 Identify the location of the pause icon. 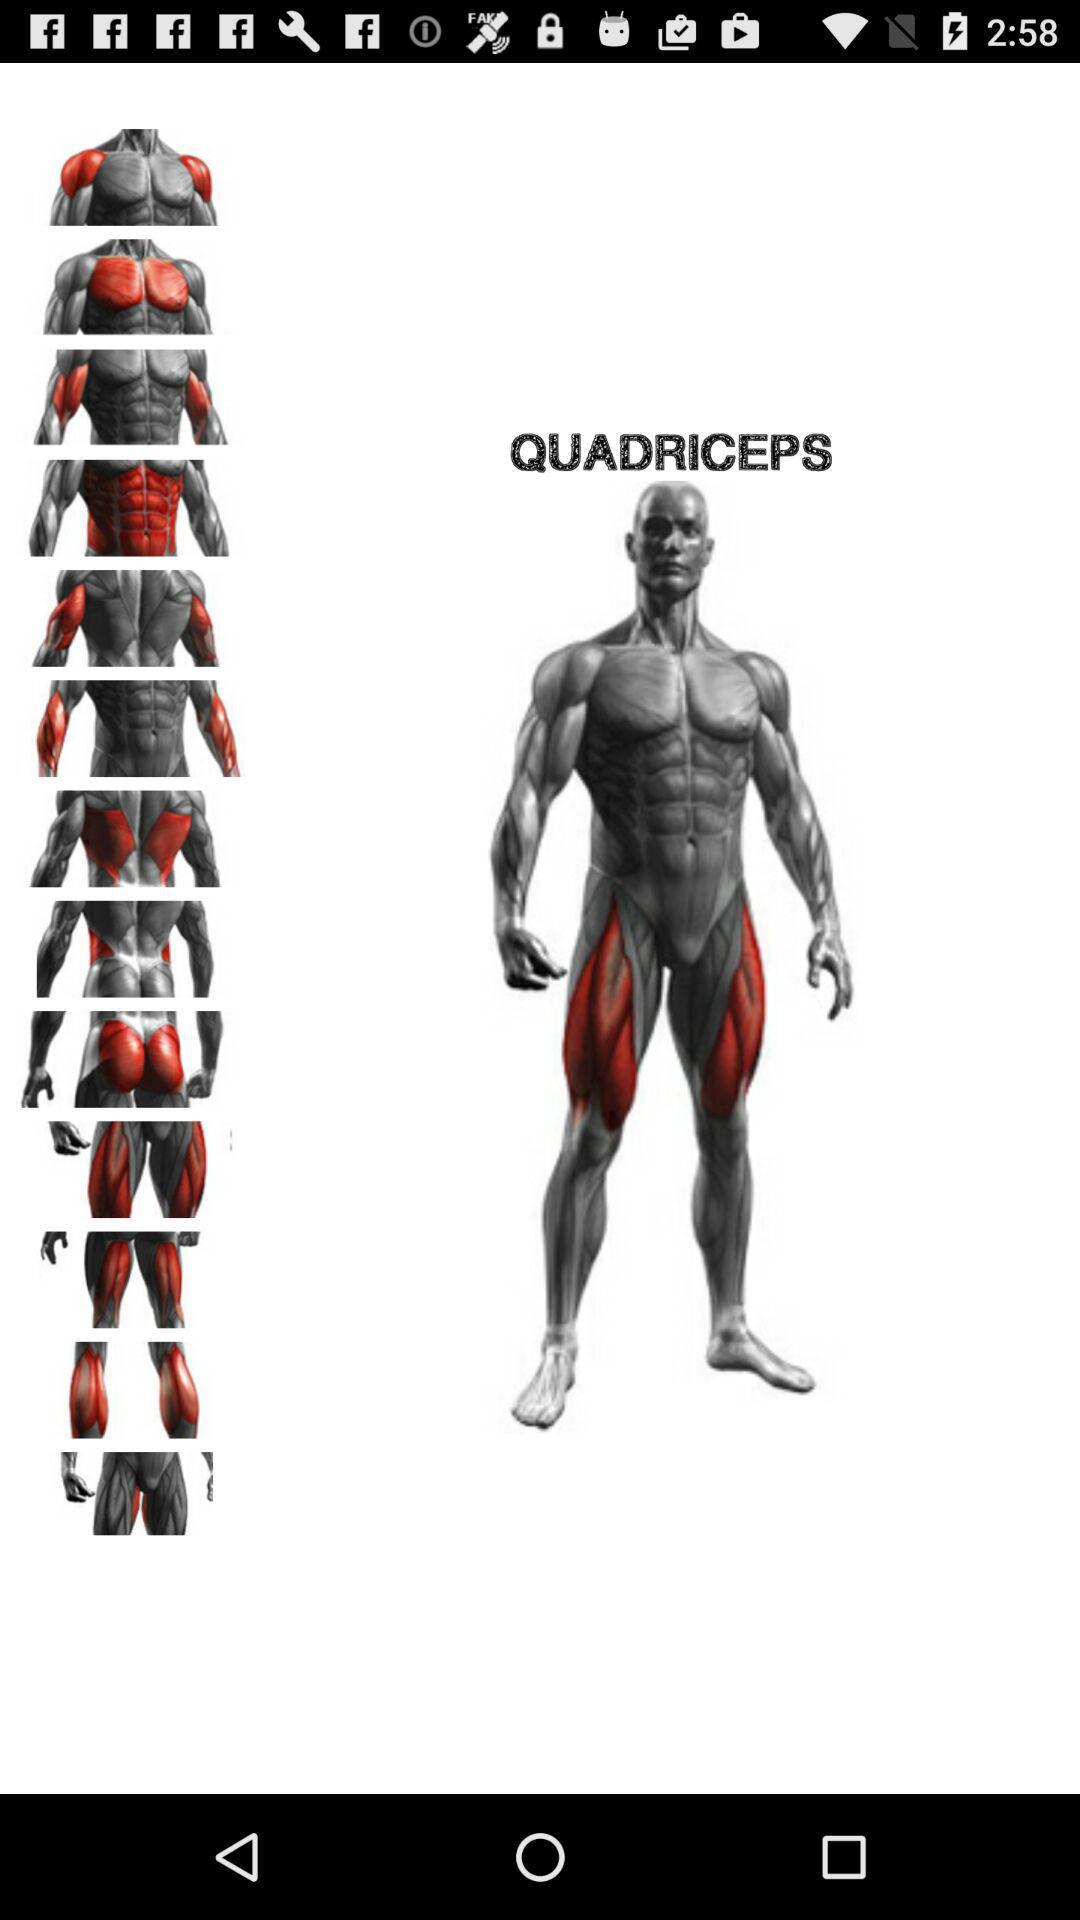
(131, 1361).